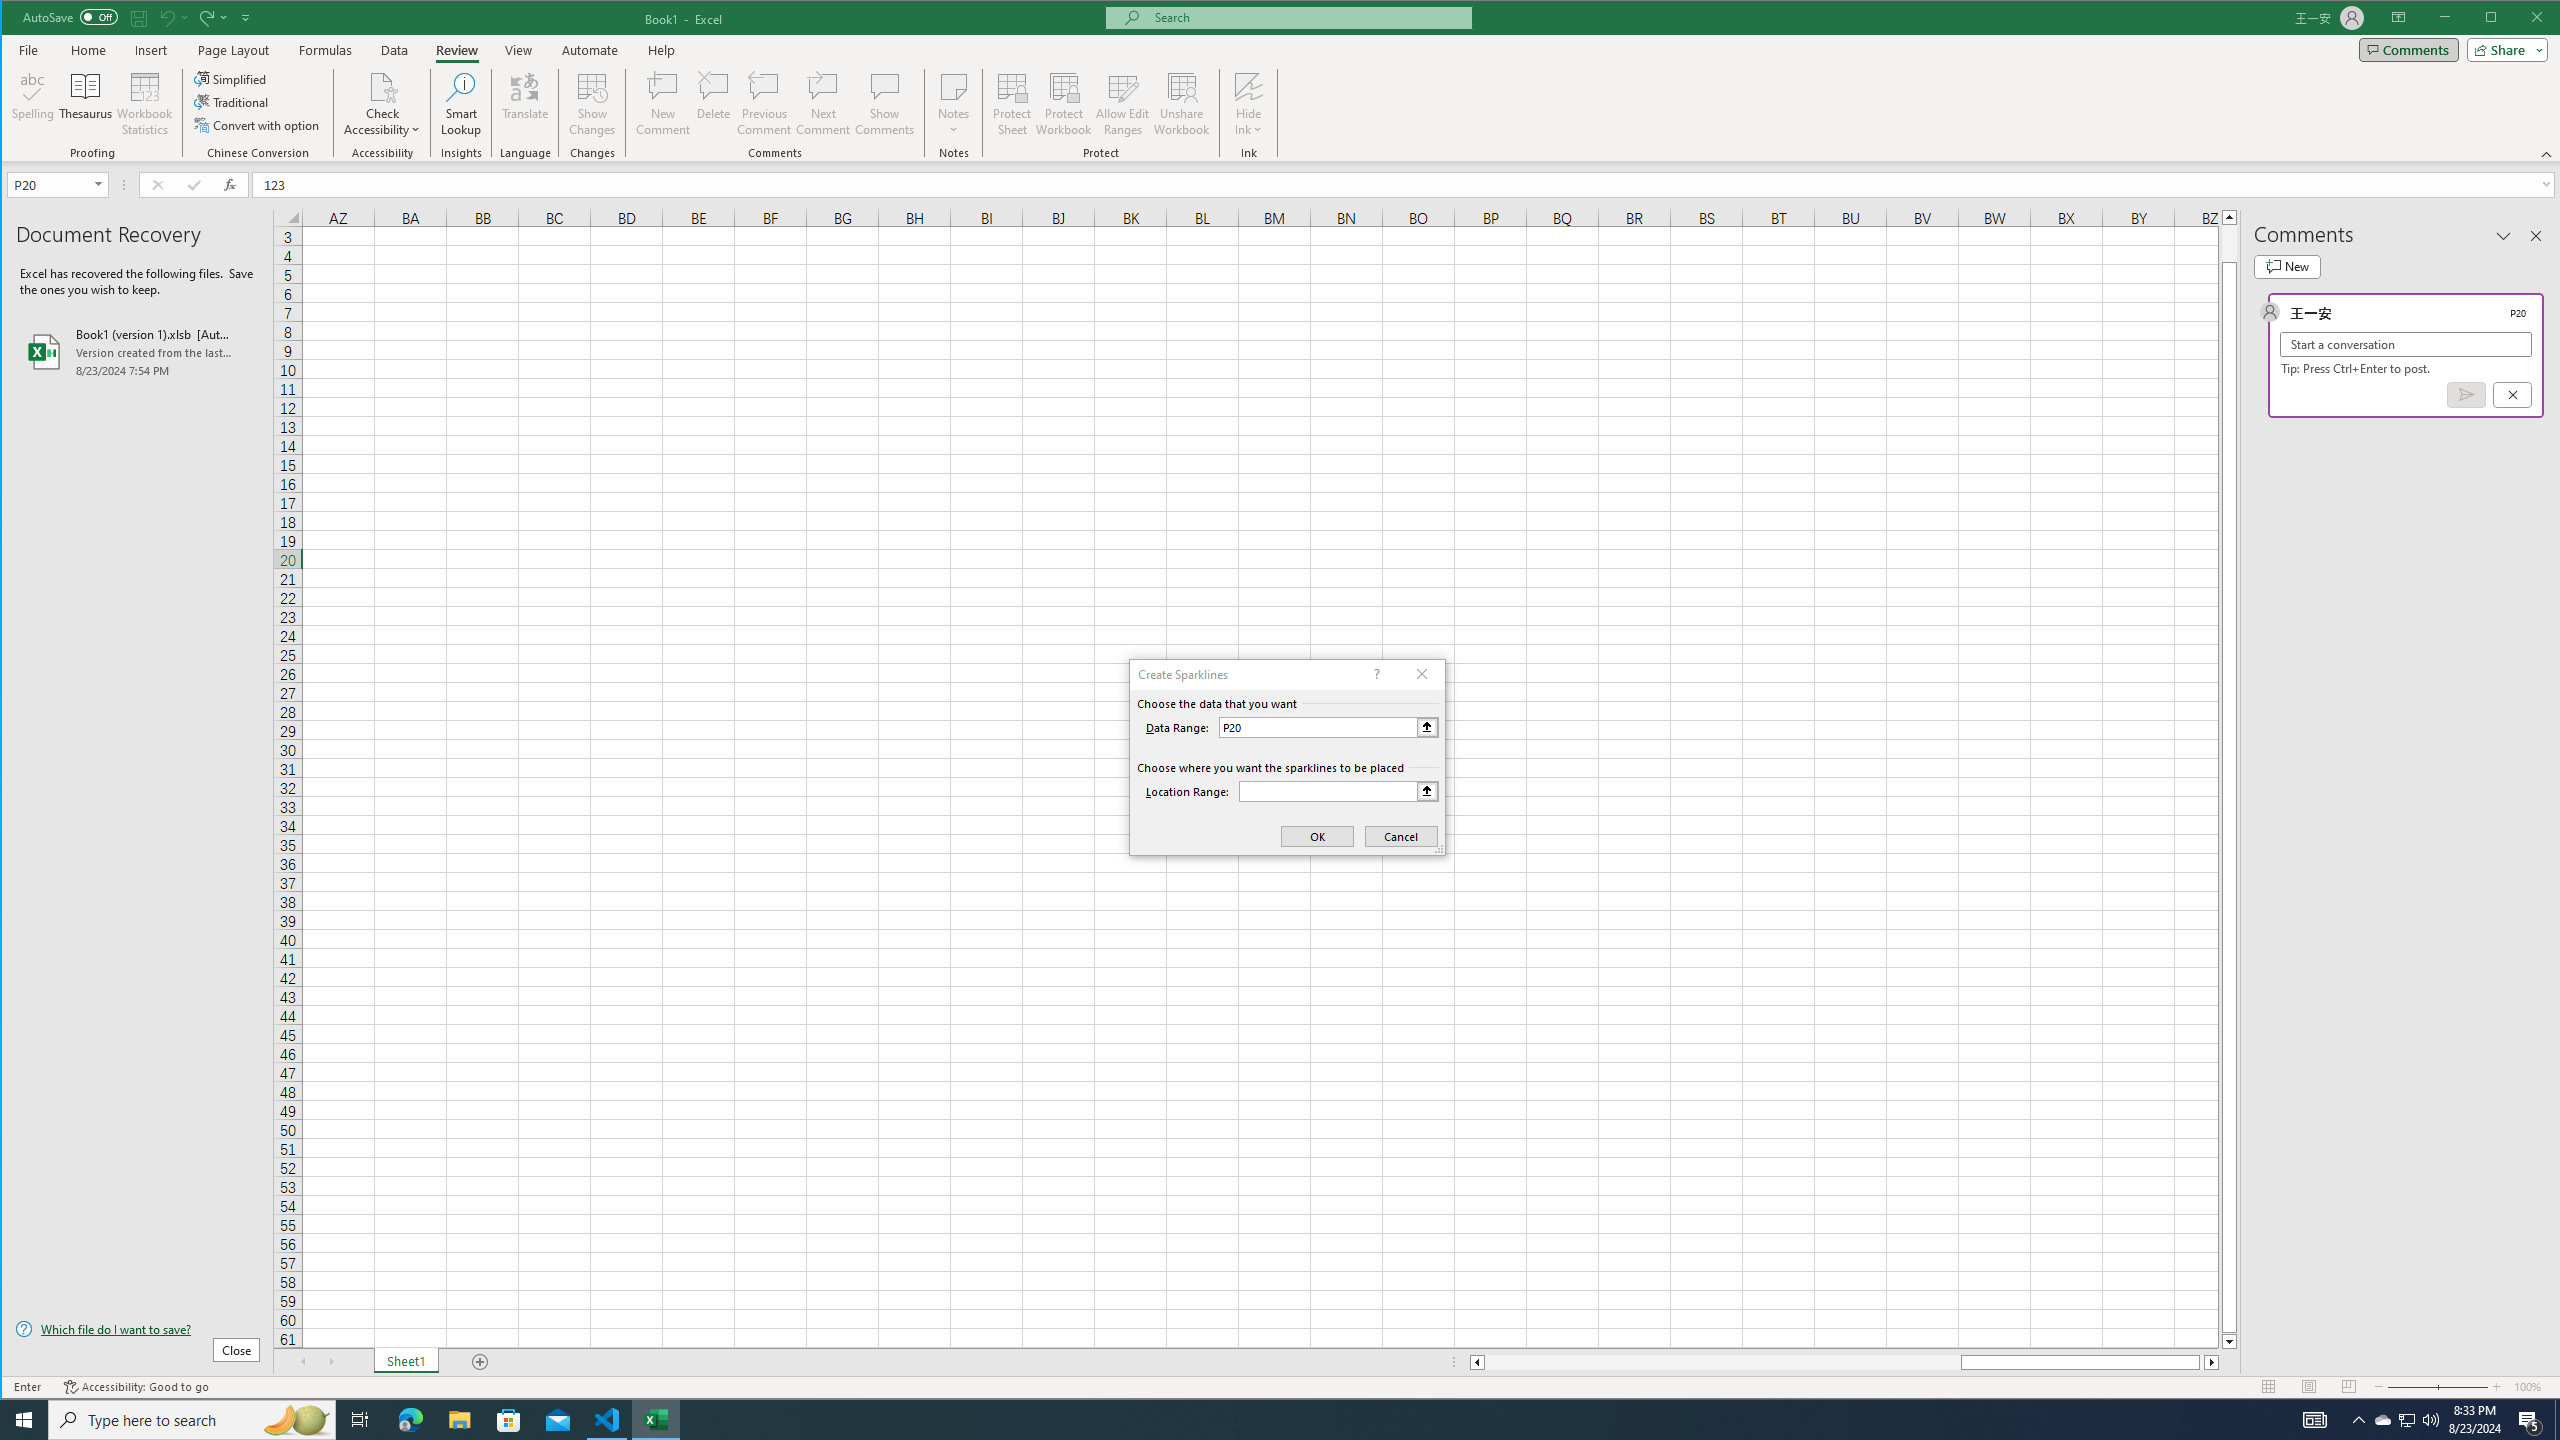 This screenshot has height=1440, width=2560. I want to click on 'Convert with option', so click(257, 125).